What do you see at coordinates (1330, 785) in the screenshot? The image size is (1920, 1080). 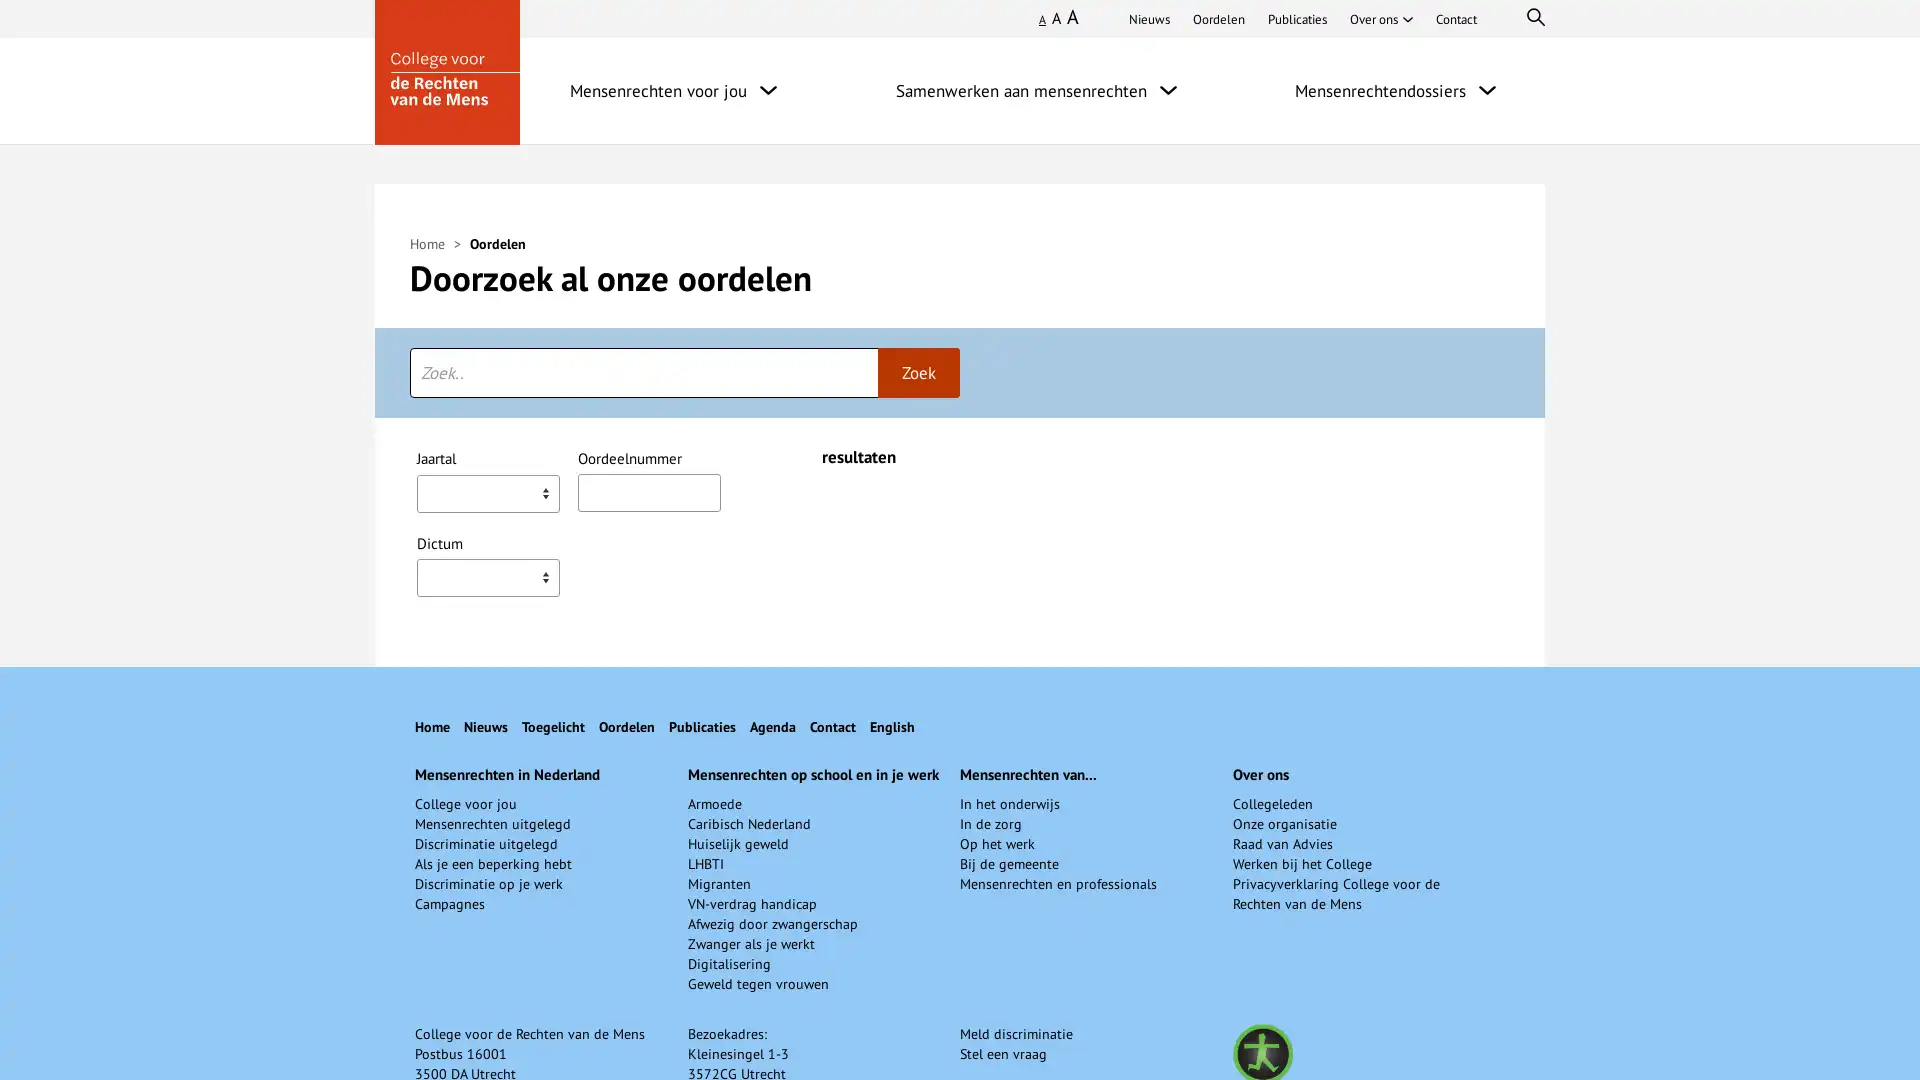 I see `Discriminatie op de werkvloer,` at bounding box center [1330, 785].